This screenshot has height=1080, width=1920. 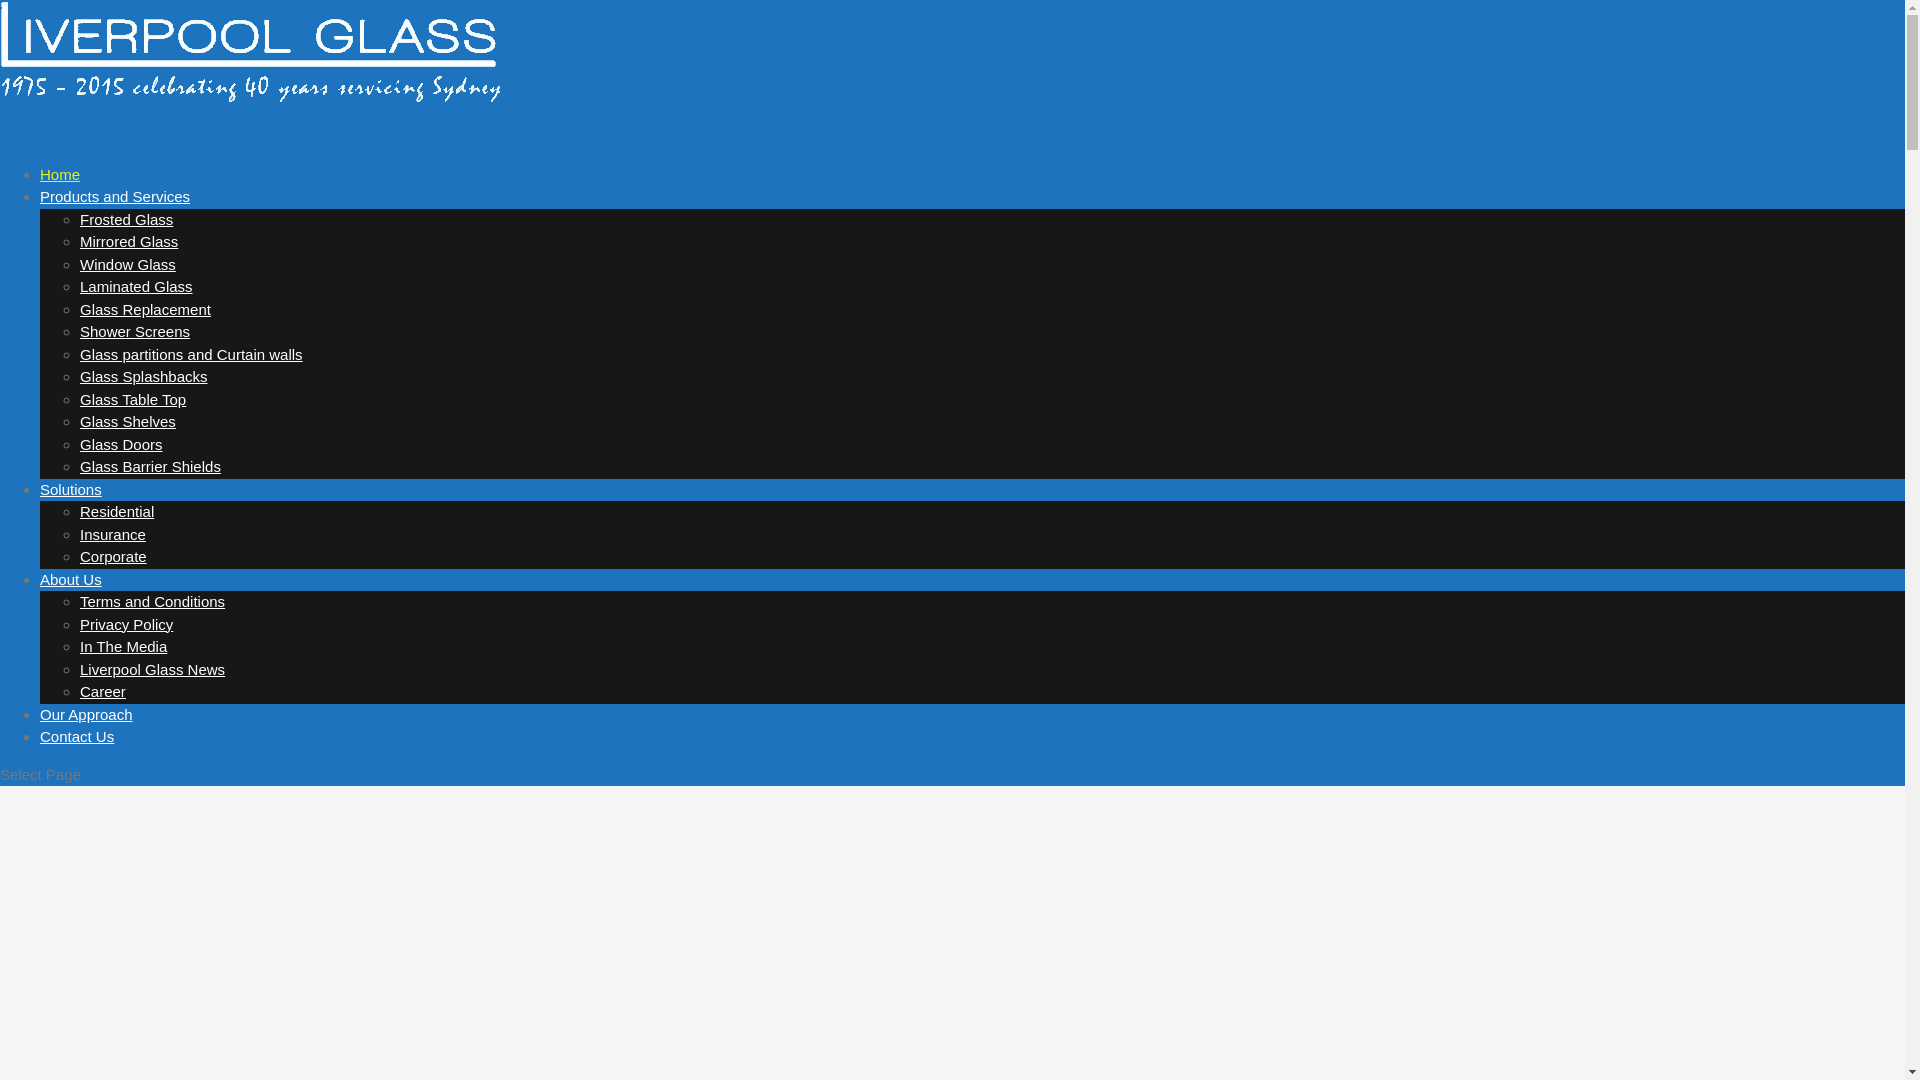 I want to click on 'Career', so click(x=101, y=690).